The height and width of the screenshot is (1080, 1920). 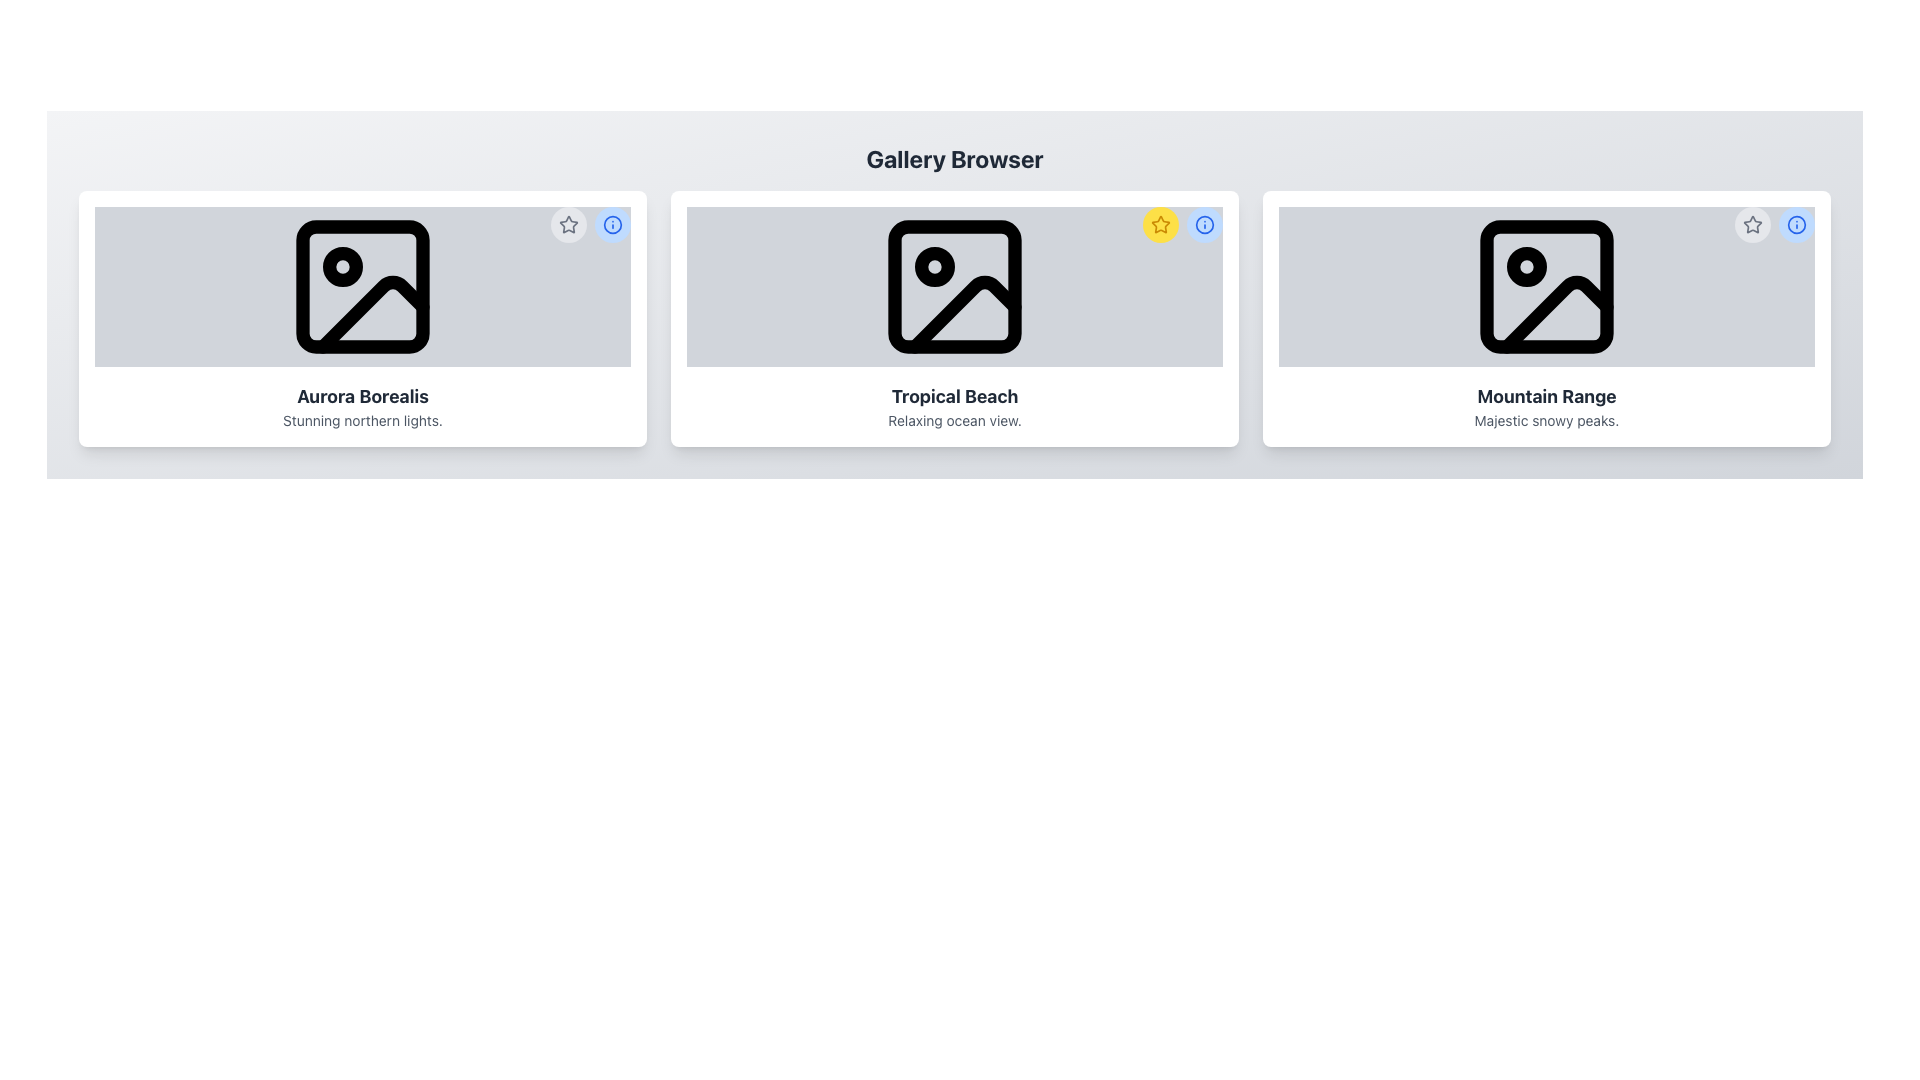 I want to click on the star button located in the top-right corner of the third card, so click(x=1751, y=224).